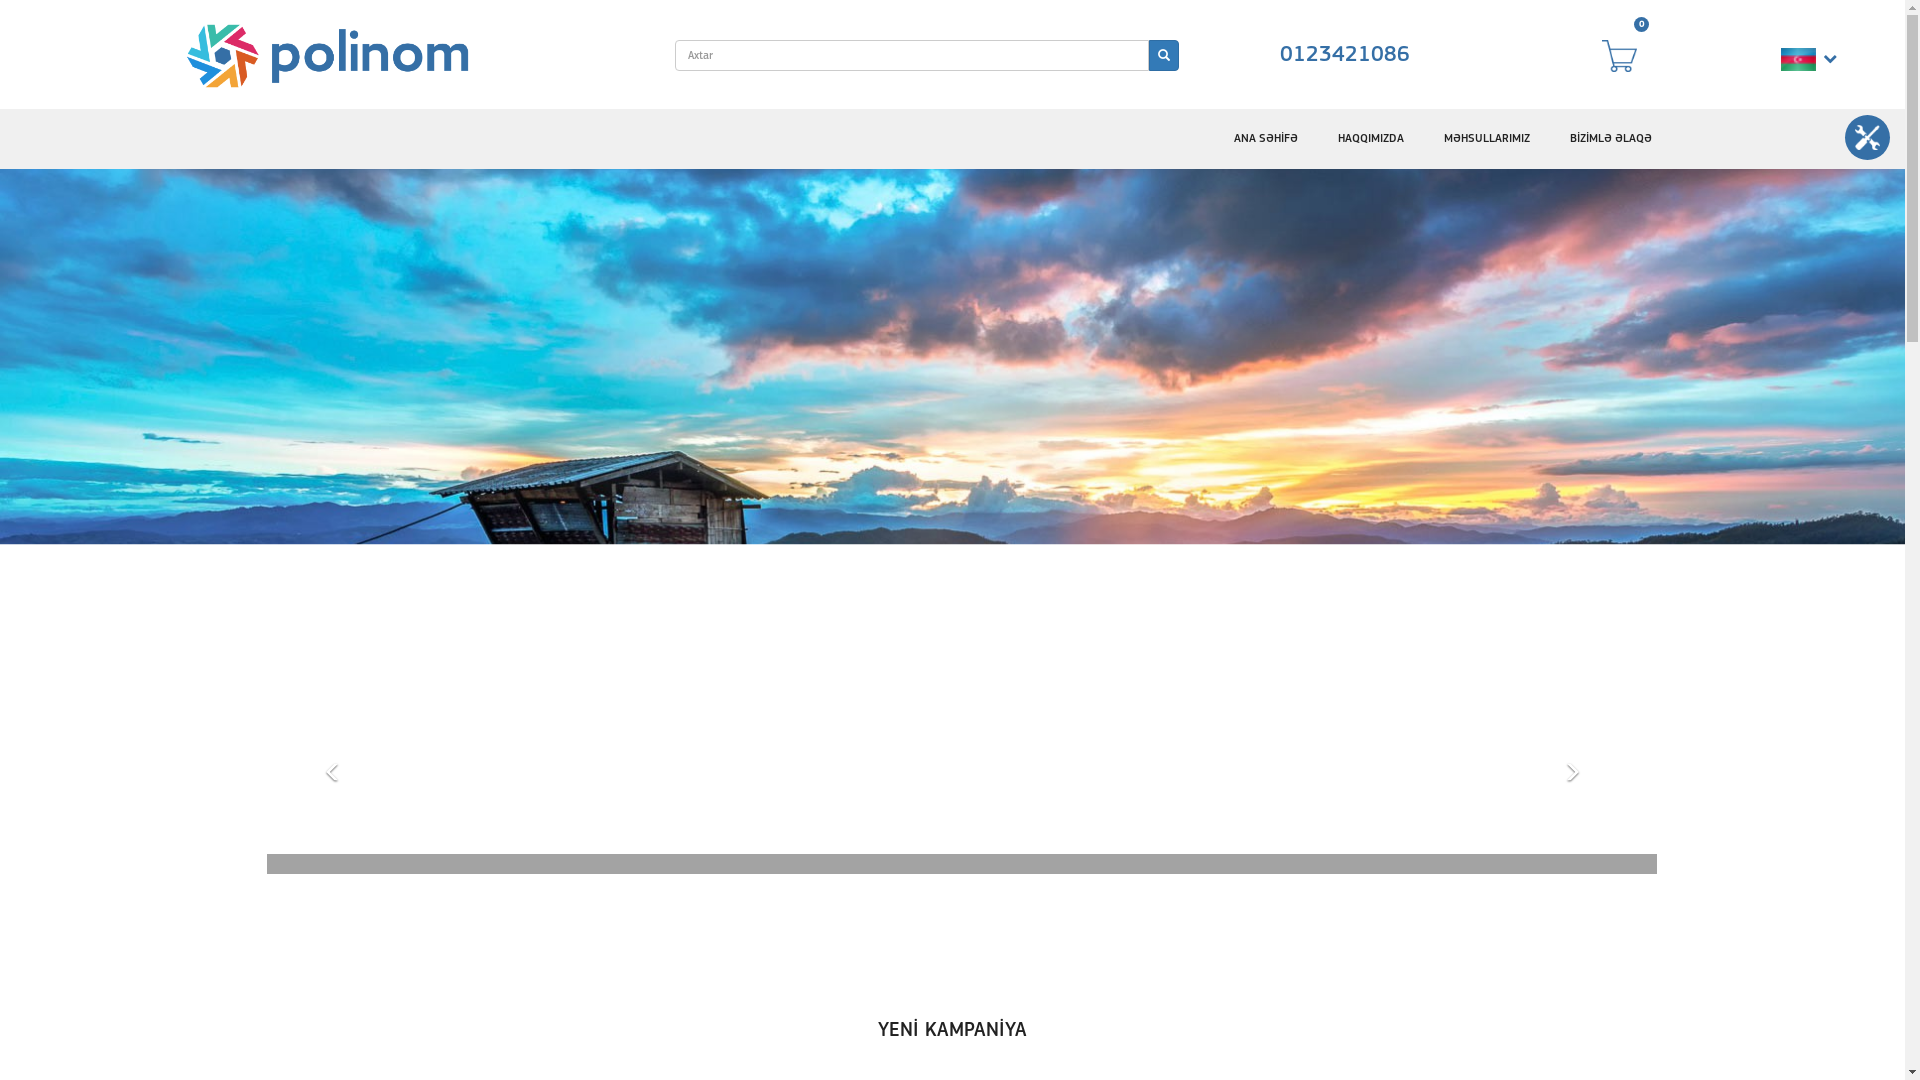  Describe the element at coordinates (1370, 137) in the screenshot. I see `'HAQQIMIZDA'` at that location.